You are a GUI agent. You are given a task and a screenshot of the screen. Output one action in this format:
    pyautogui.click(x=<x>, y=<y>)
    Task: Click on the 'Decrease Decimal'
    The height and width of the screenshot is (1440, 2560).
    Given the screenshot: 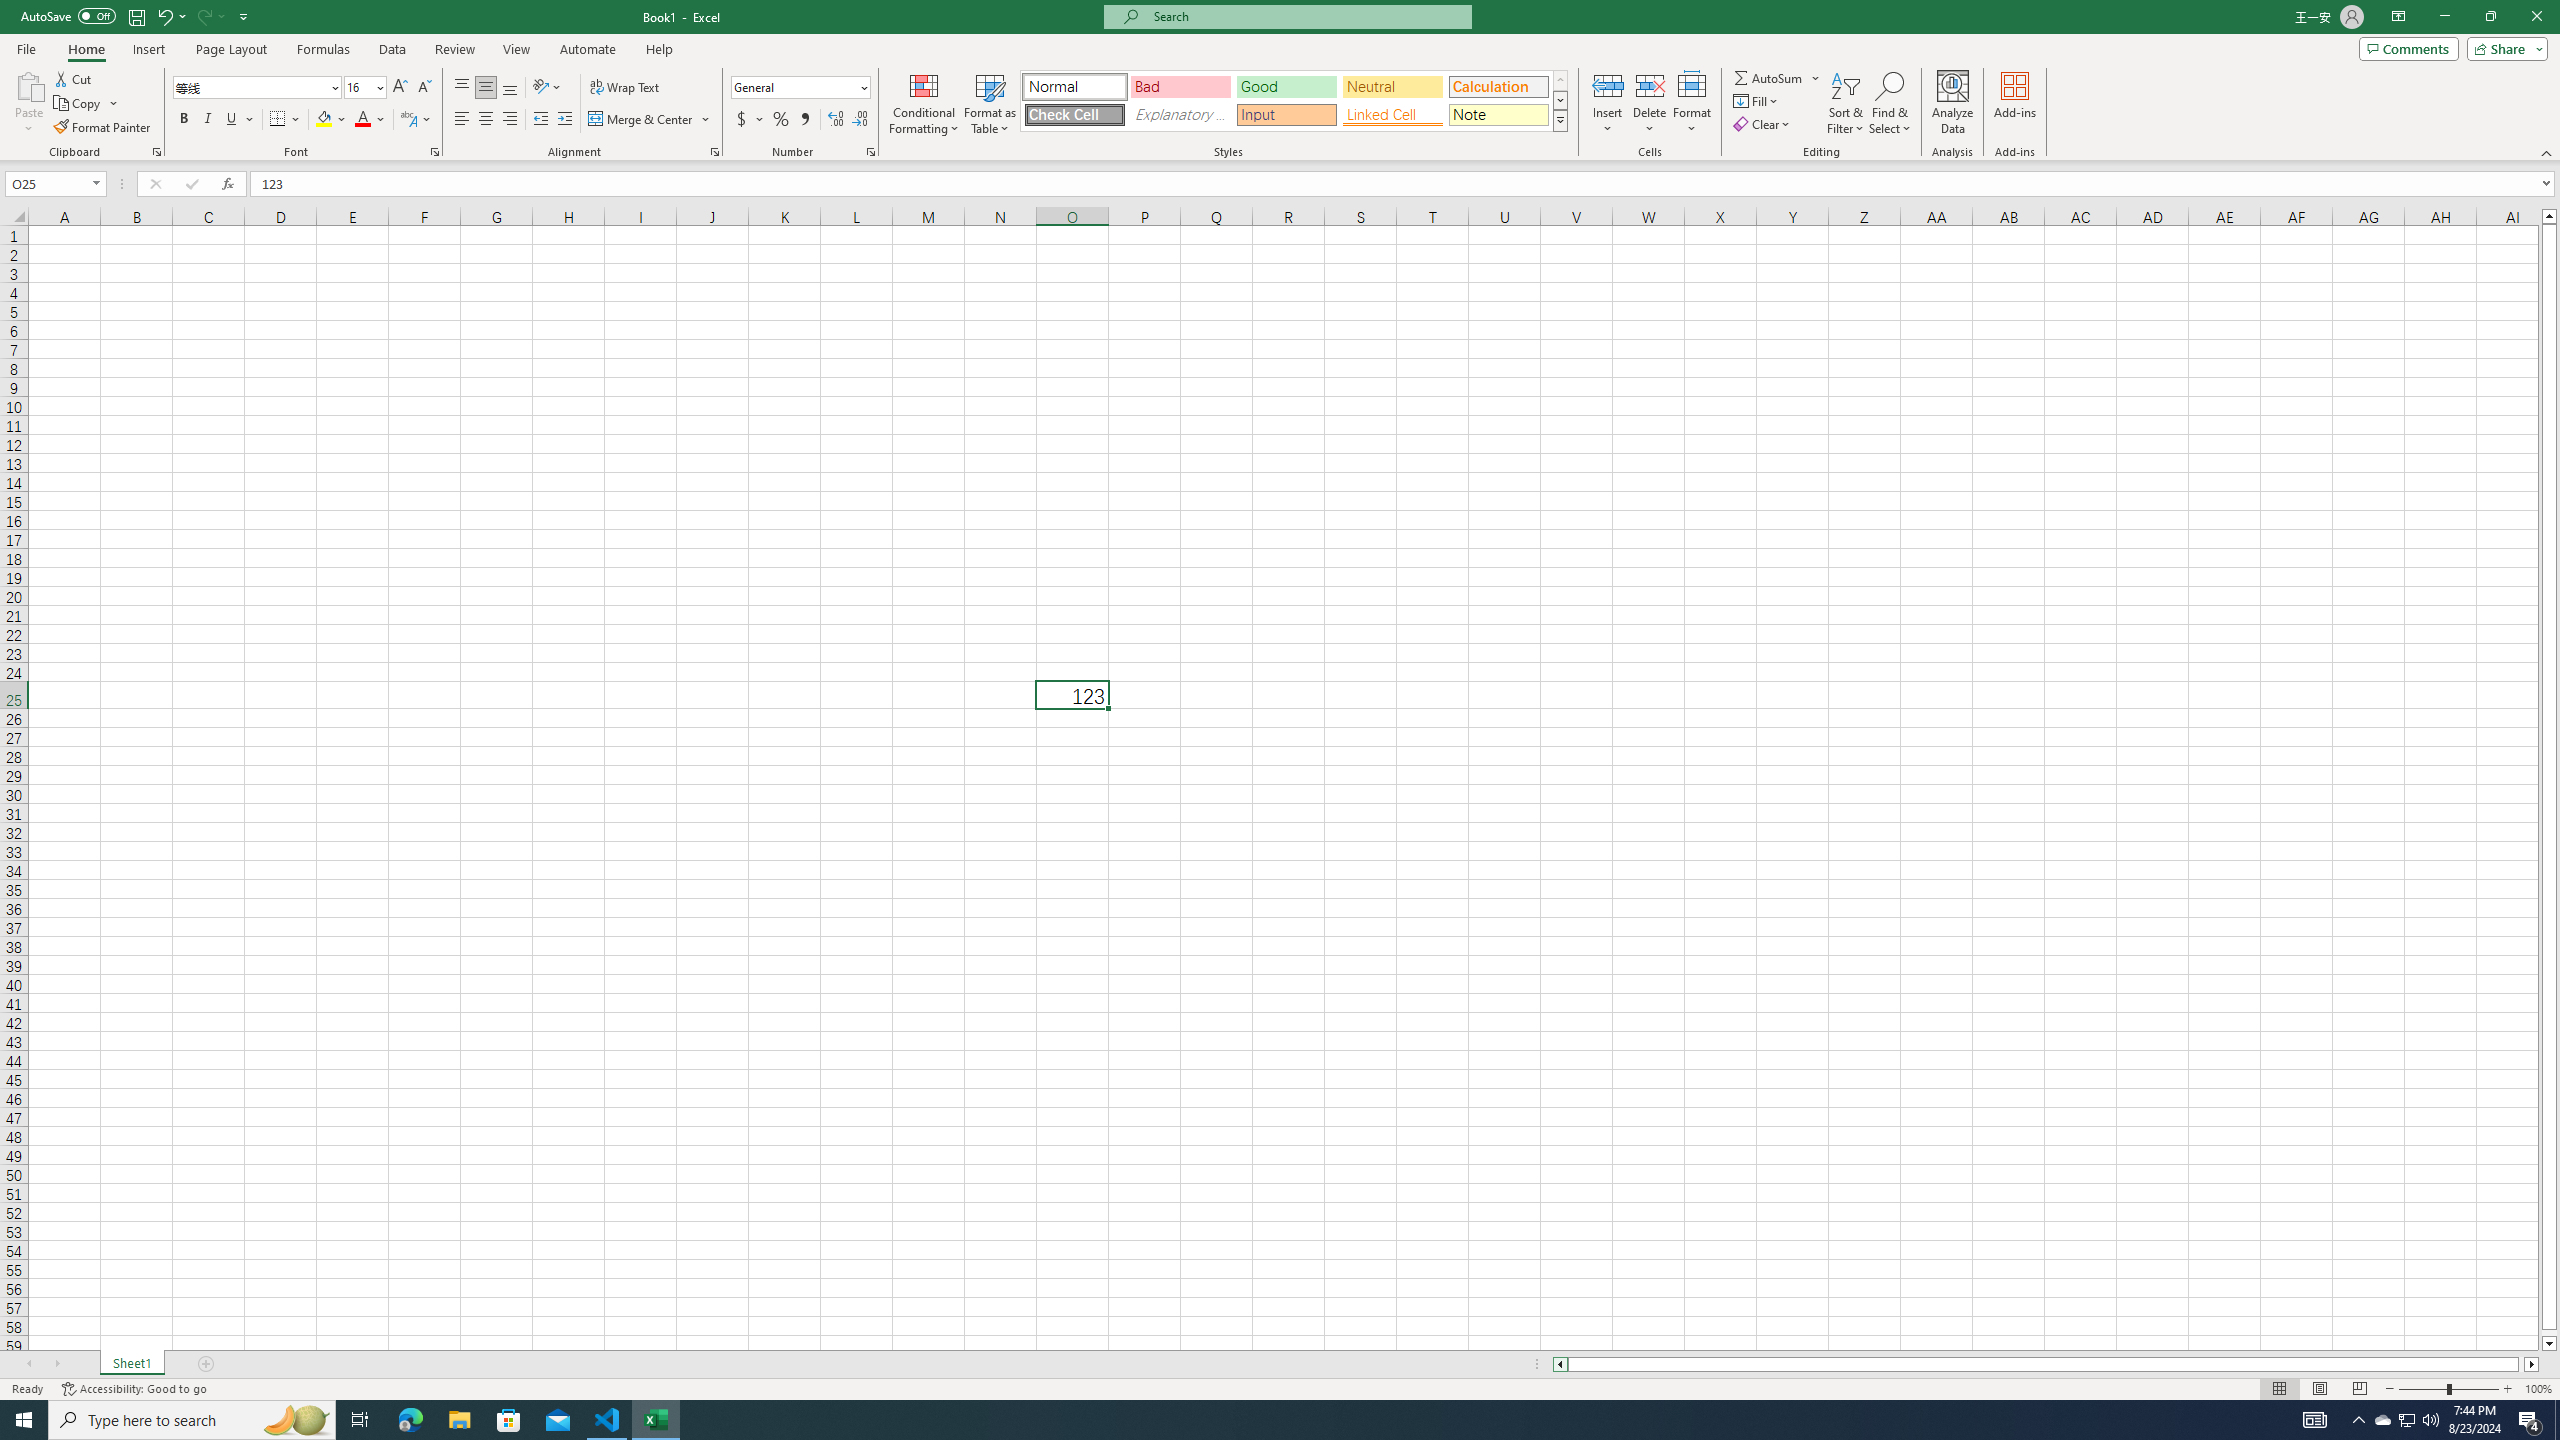 What is the action you would take?
    pyautogui.click(x=860, y=118)
    